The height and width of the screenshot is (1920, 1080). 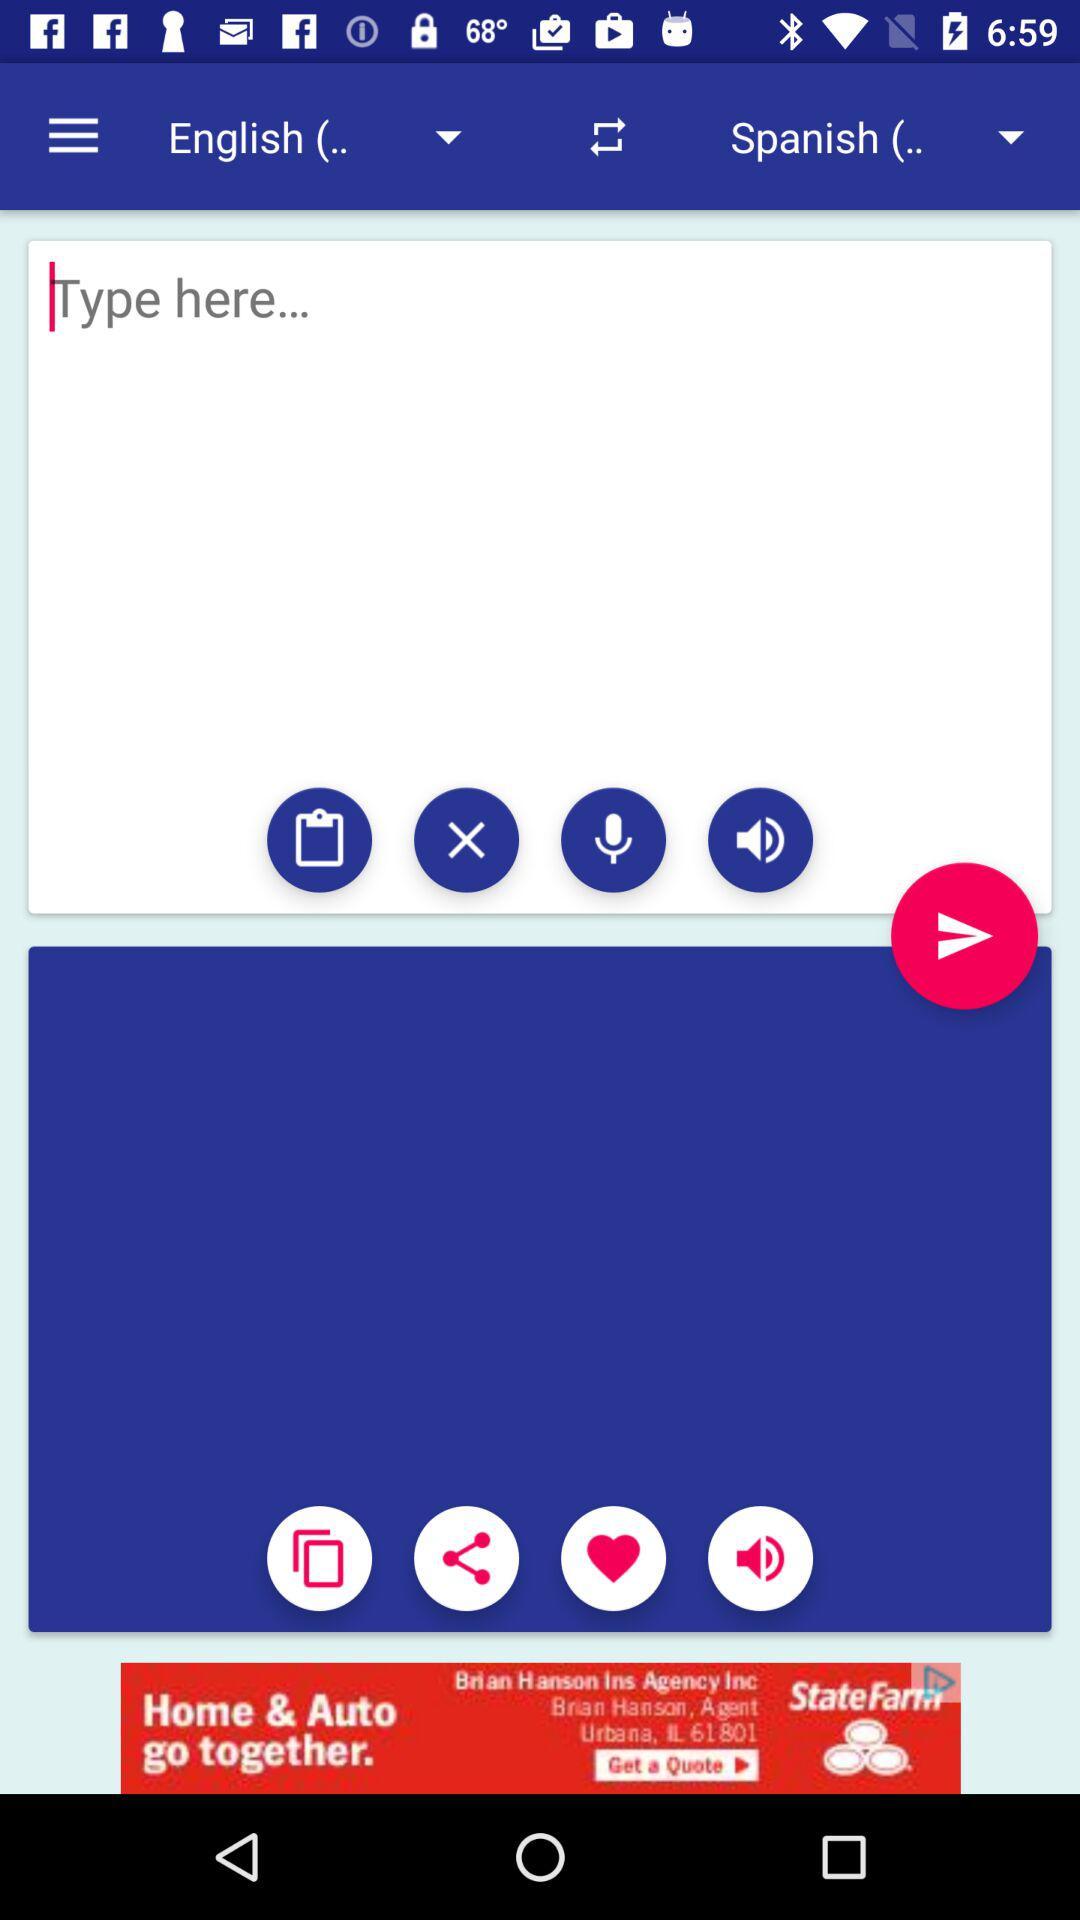 I want to click on previous, so click(x=963, y=935).